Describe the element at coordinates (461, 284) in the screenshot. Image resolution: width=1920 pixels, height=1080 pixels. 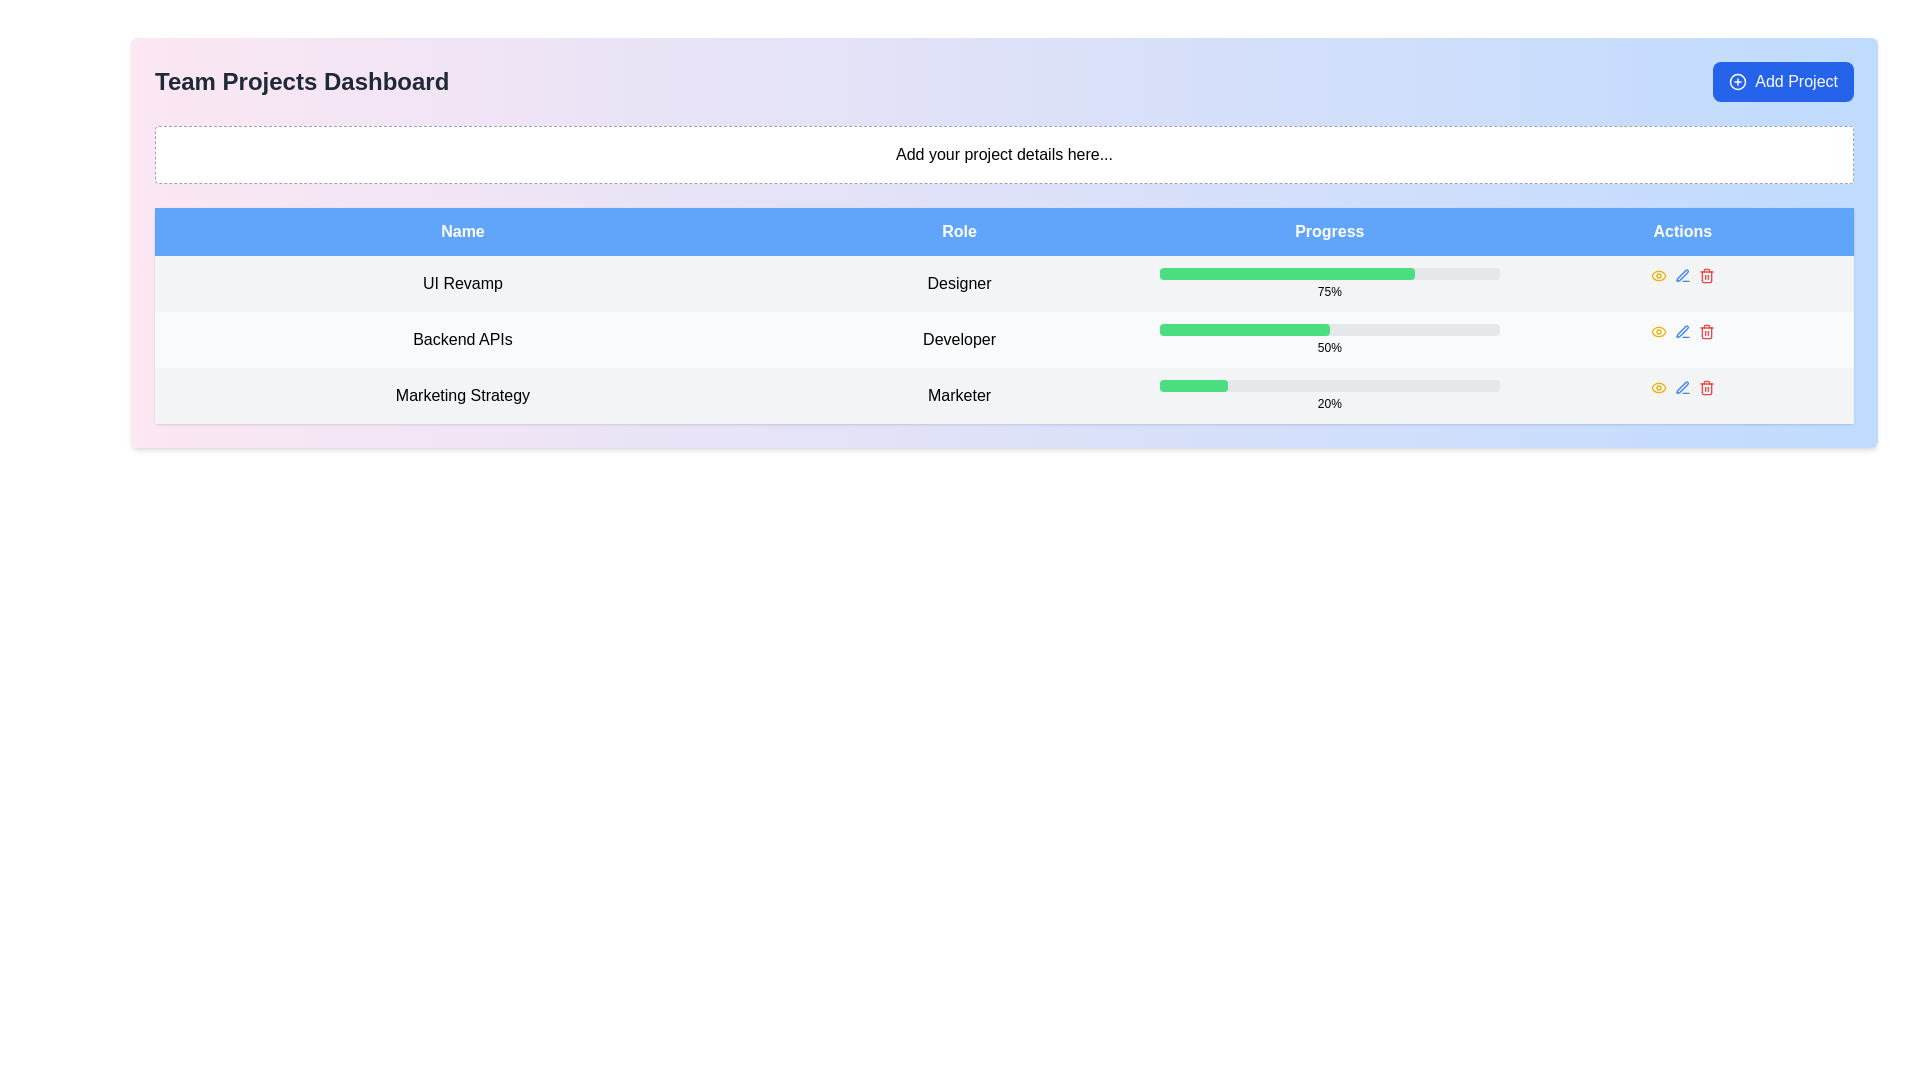
I see `the Static Text Label in the first column of the first data row under the 'Name' header to identify the project name` at that location.